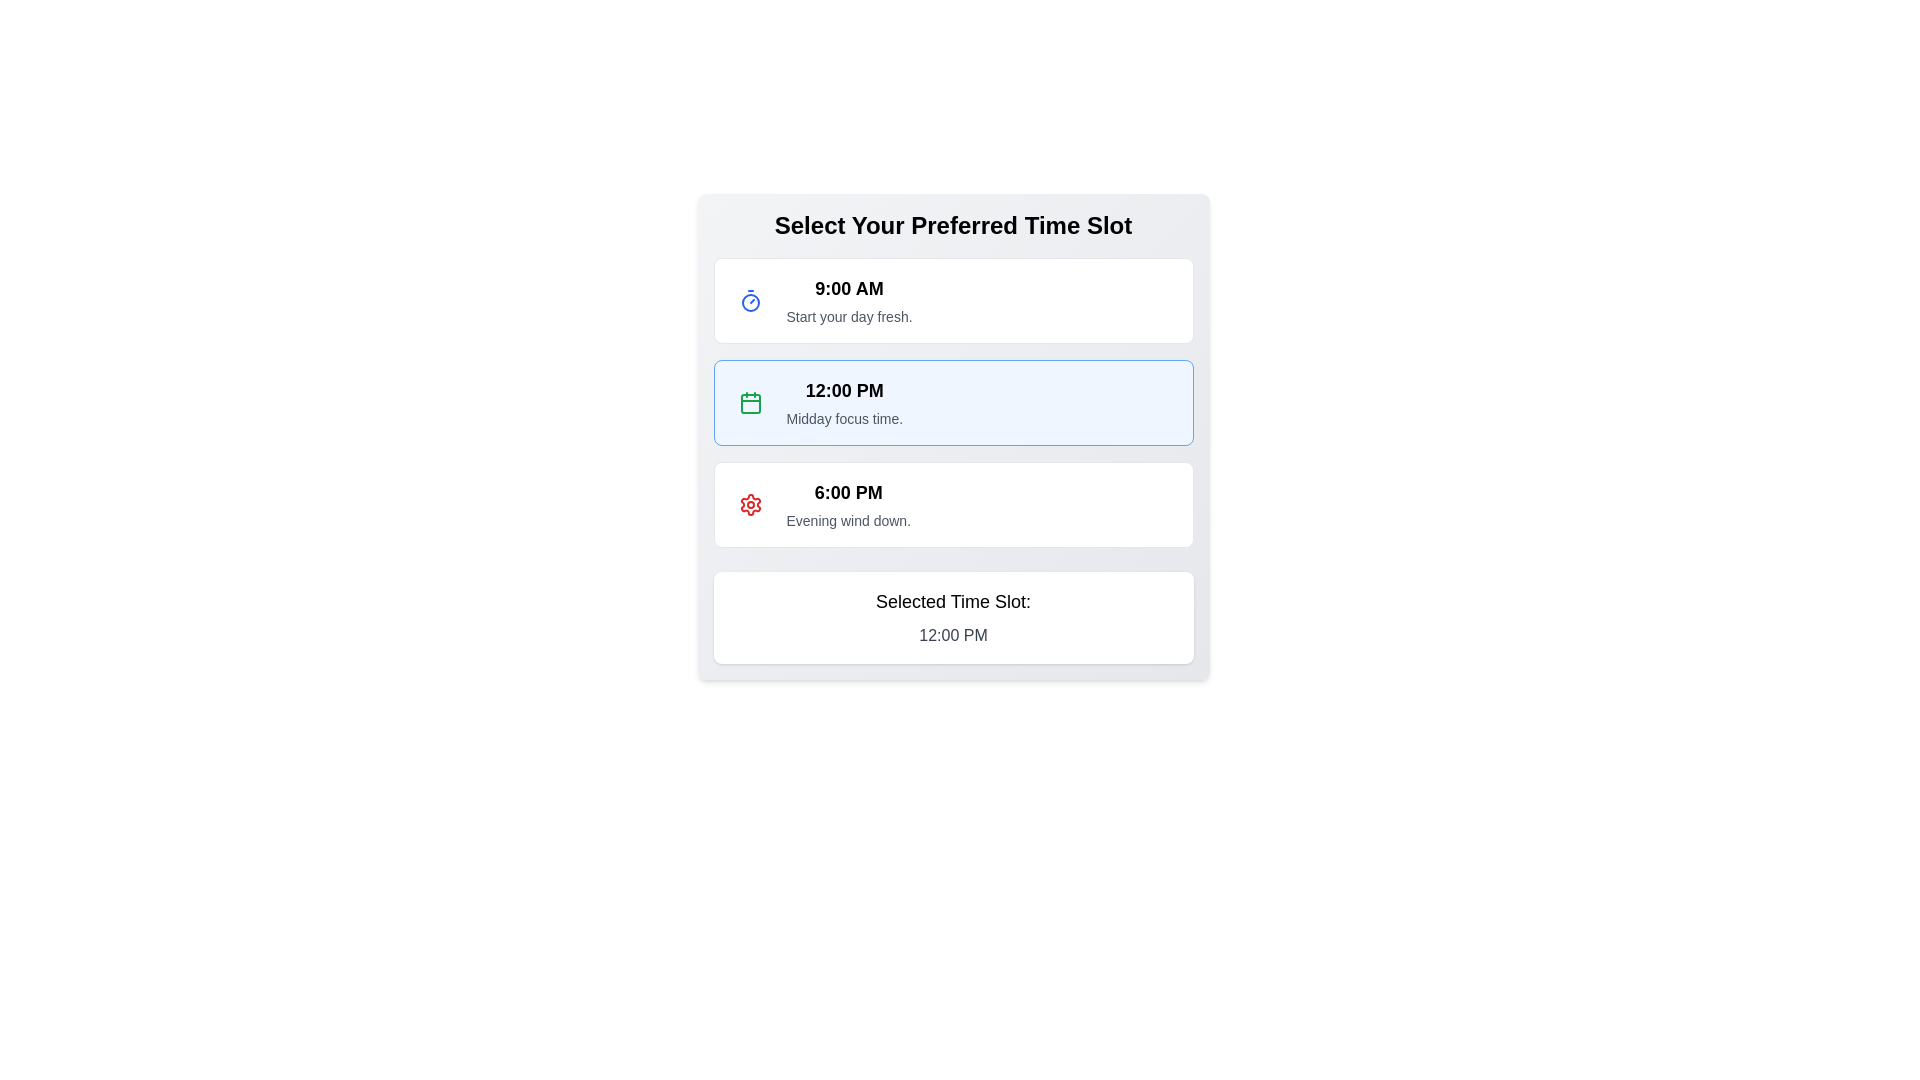  Describe the element at coordinates (749, 303) in the screenshot. I see `the decorative timer icon represented by a graphical circle within the SVG, located in the '9:00 AM' time slot option` at that location.